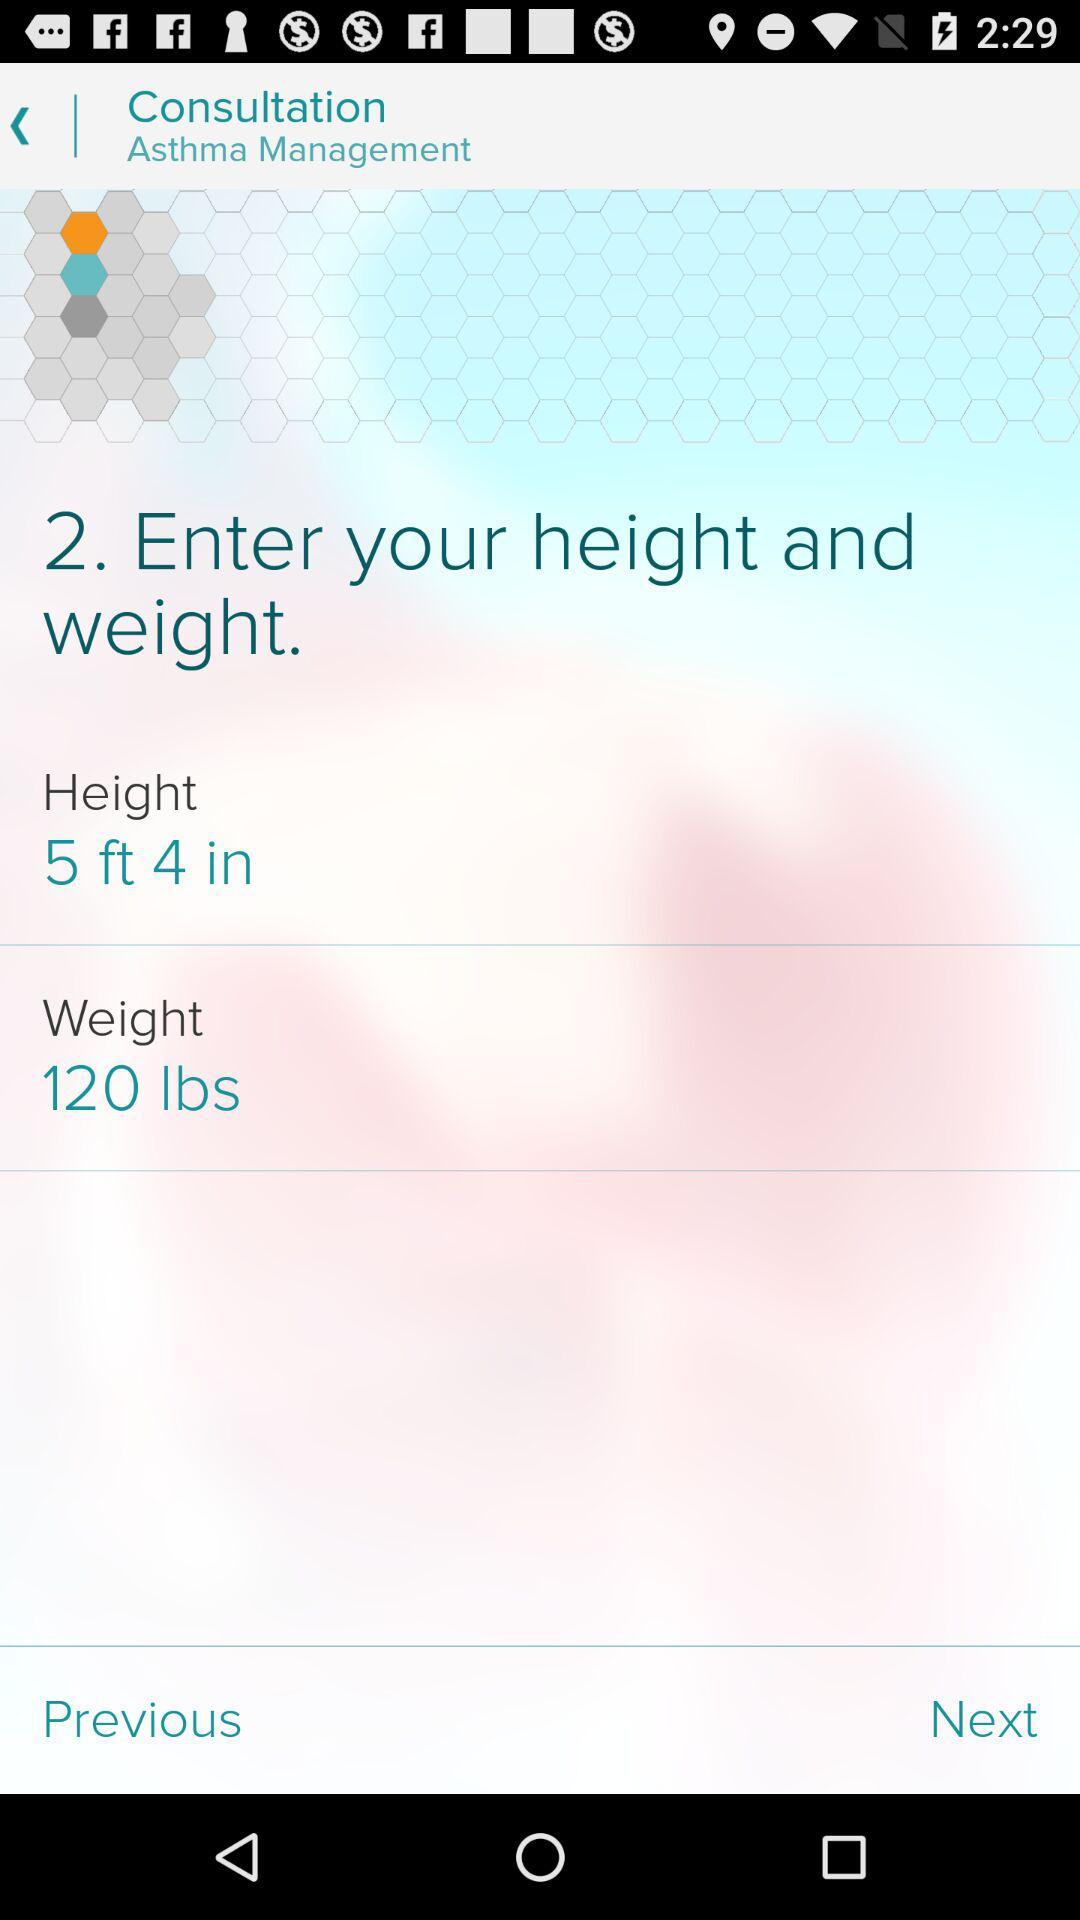 The width and height of the screenshot is (1080, 1920). Describe the element at coordinates (810, 1719) in the screenshot. I see `next item` at that location.